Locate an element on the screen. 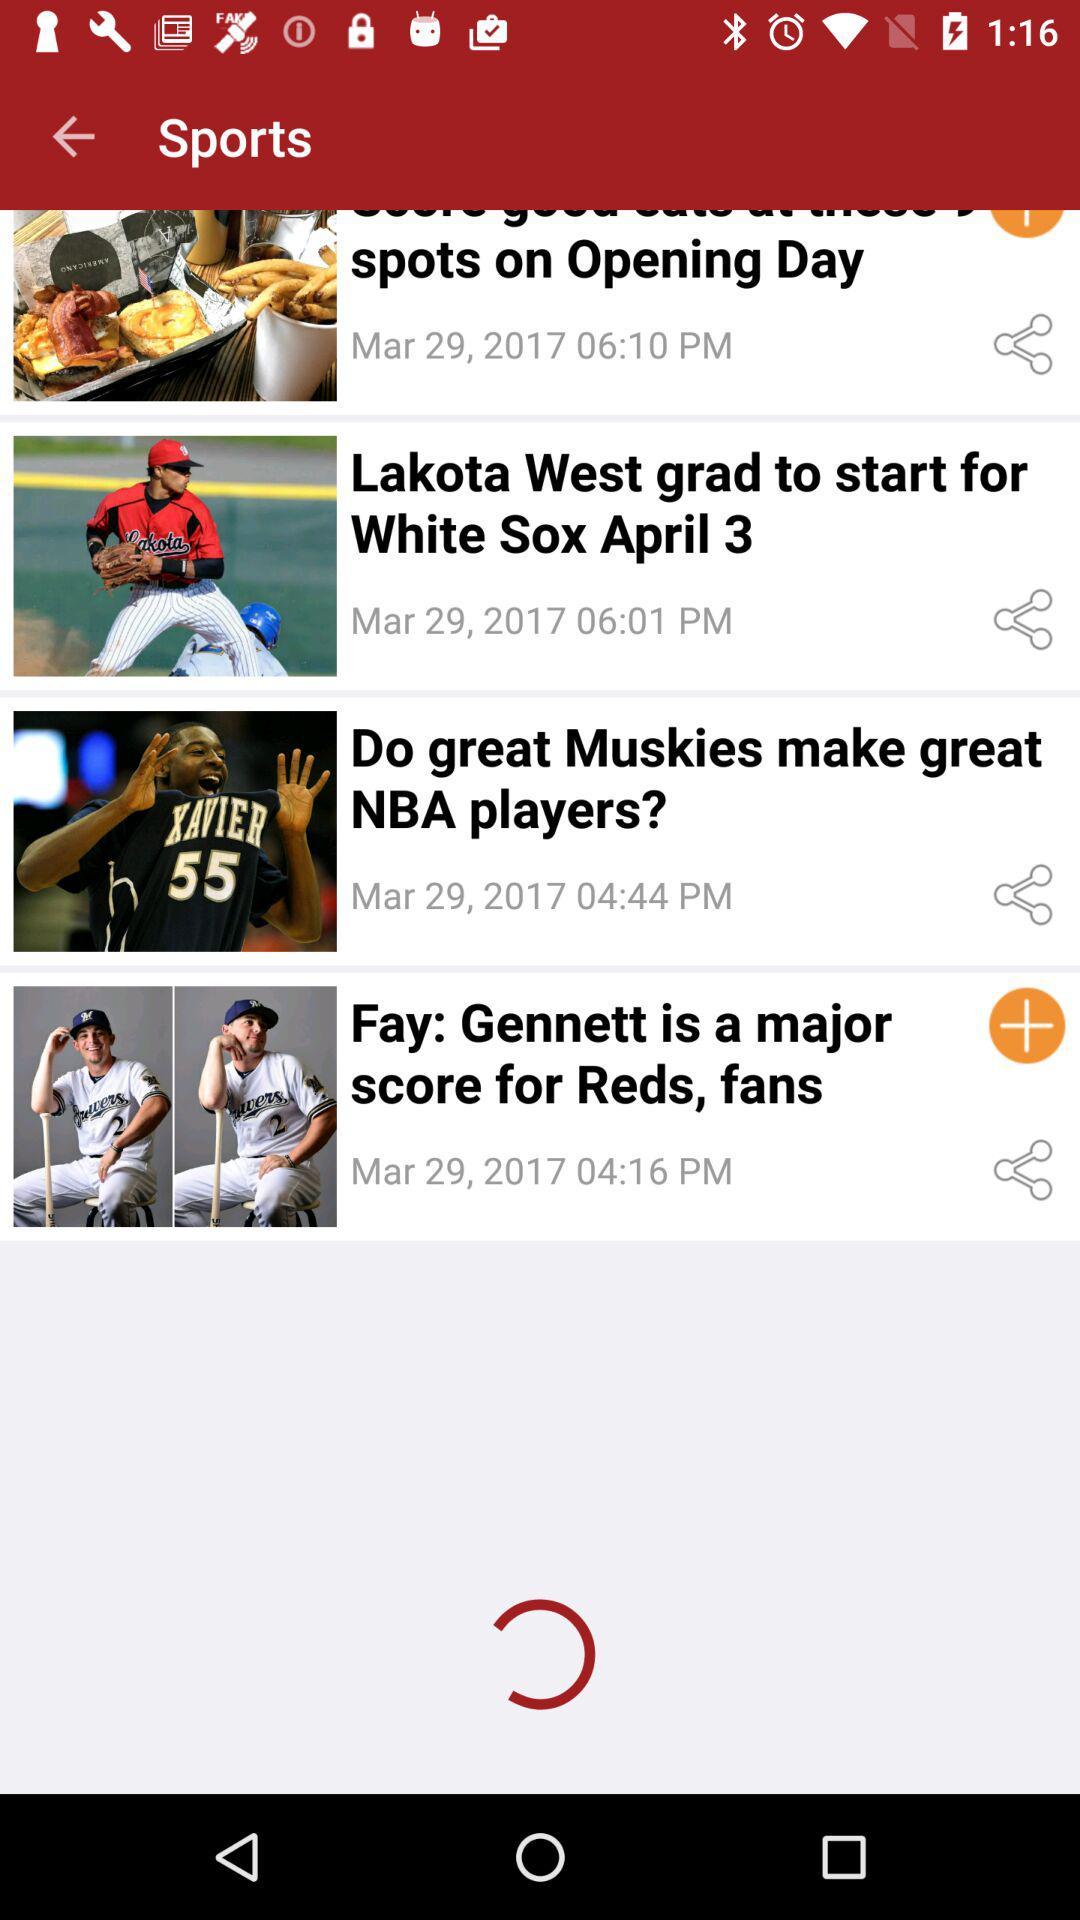 The height and width of the screenshot is (1920, 1080). share story is located at coordinates (1027, 618).